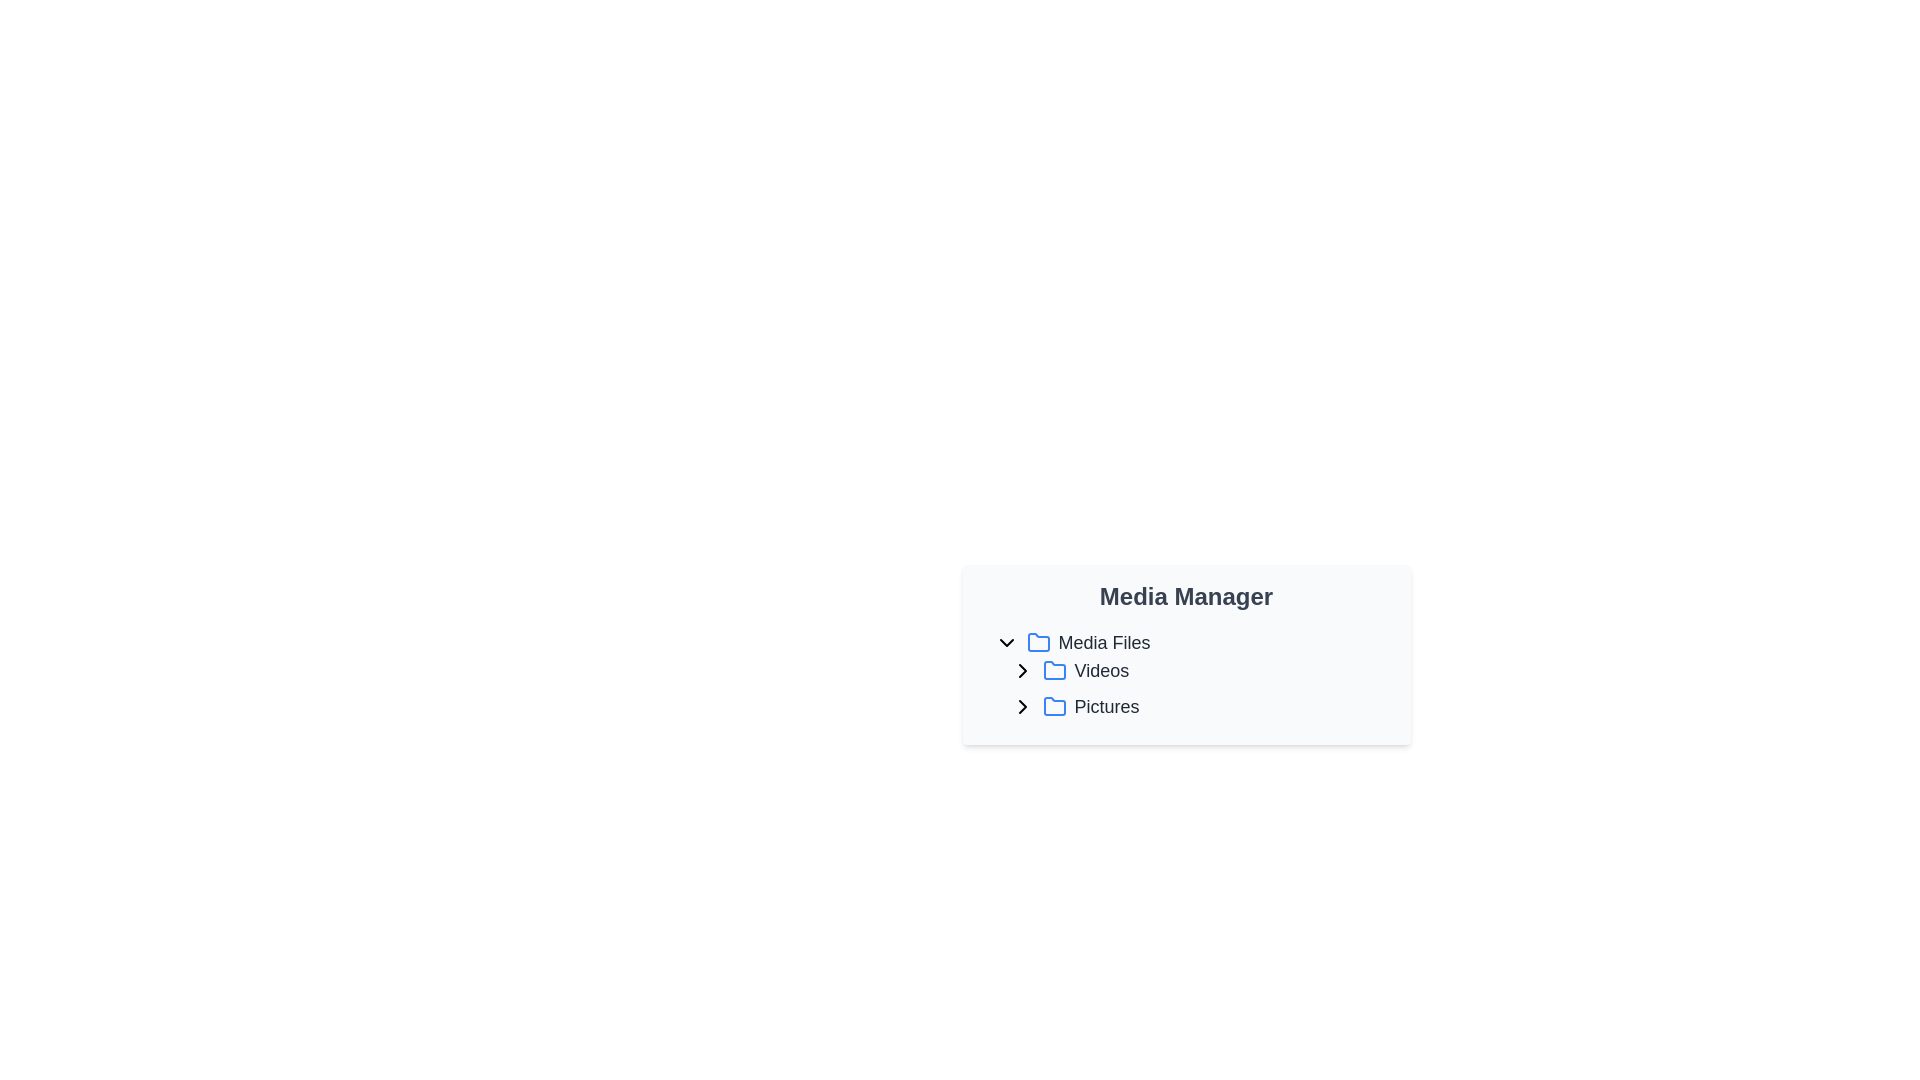  What do you see at coordinates (1038, 642) in the screenshot?
I see `the folder icon representing 'Media Files' located in the 'Media Manager' section` at bounding box center [1038, 642].